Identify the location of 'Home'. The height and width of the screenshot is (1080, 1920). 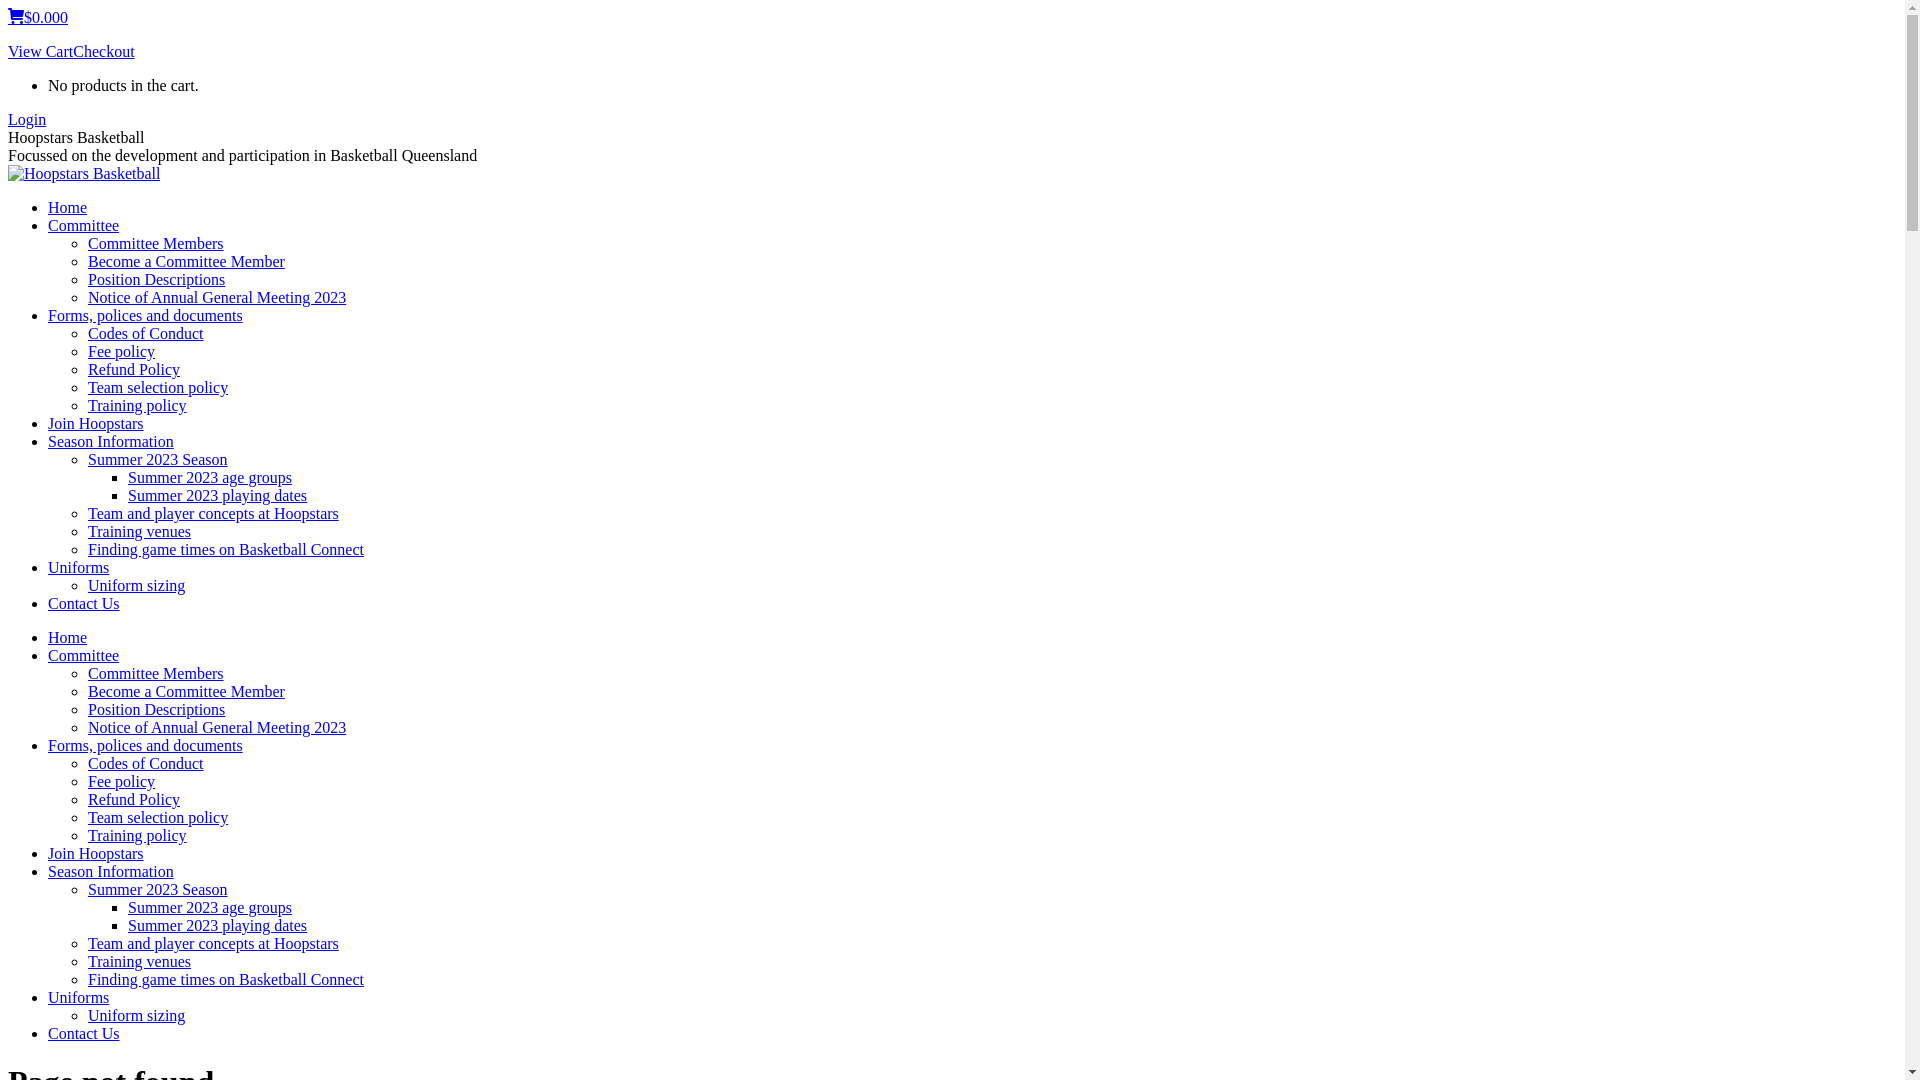
(48, 207).